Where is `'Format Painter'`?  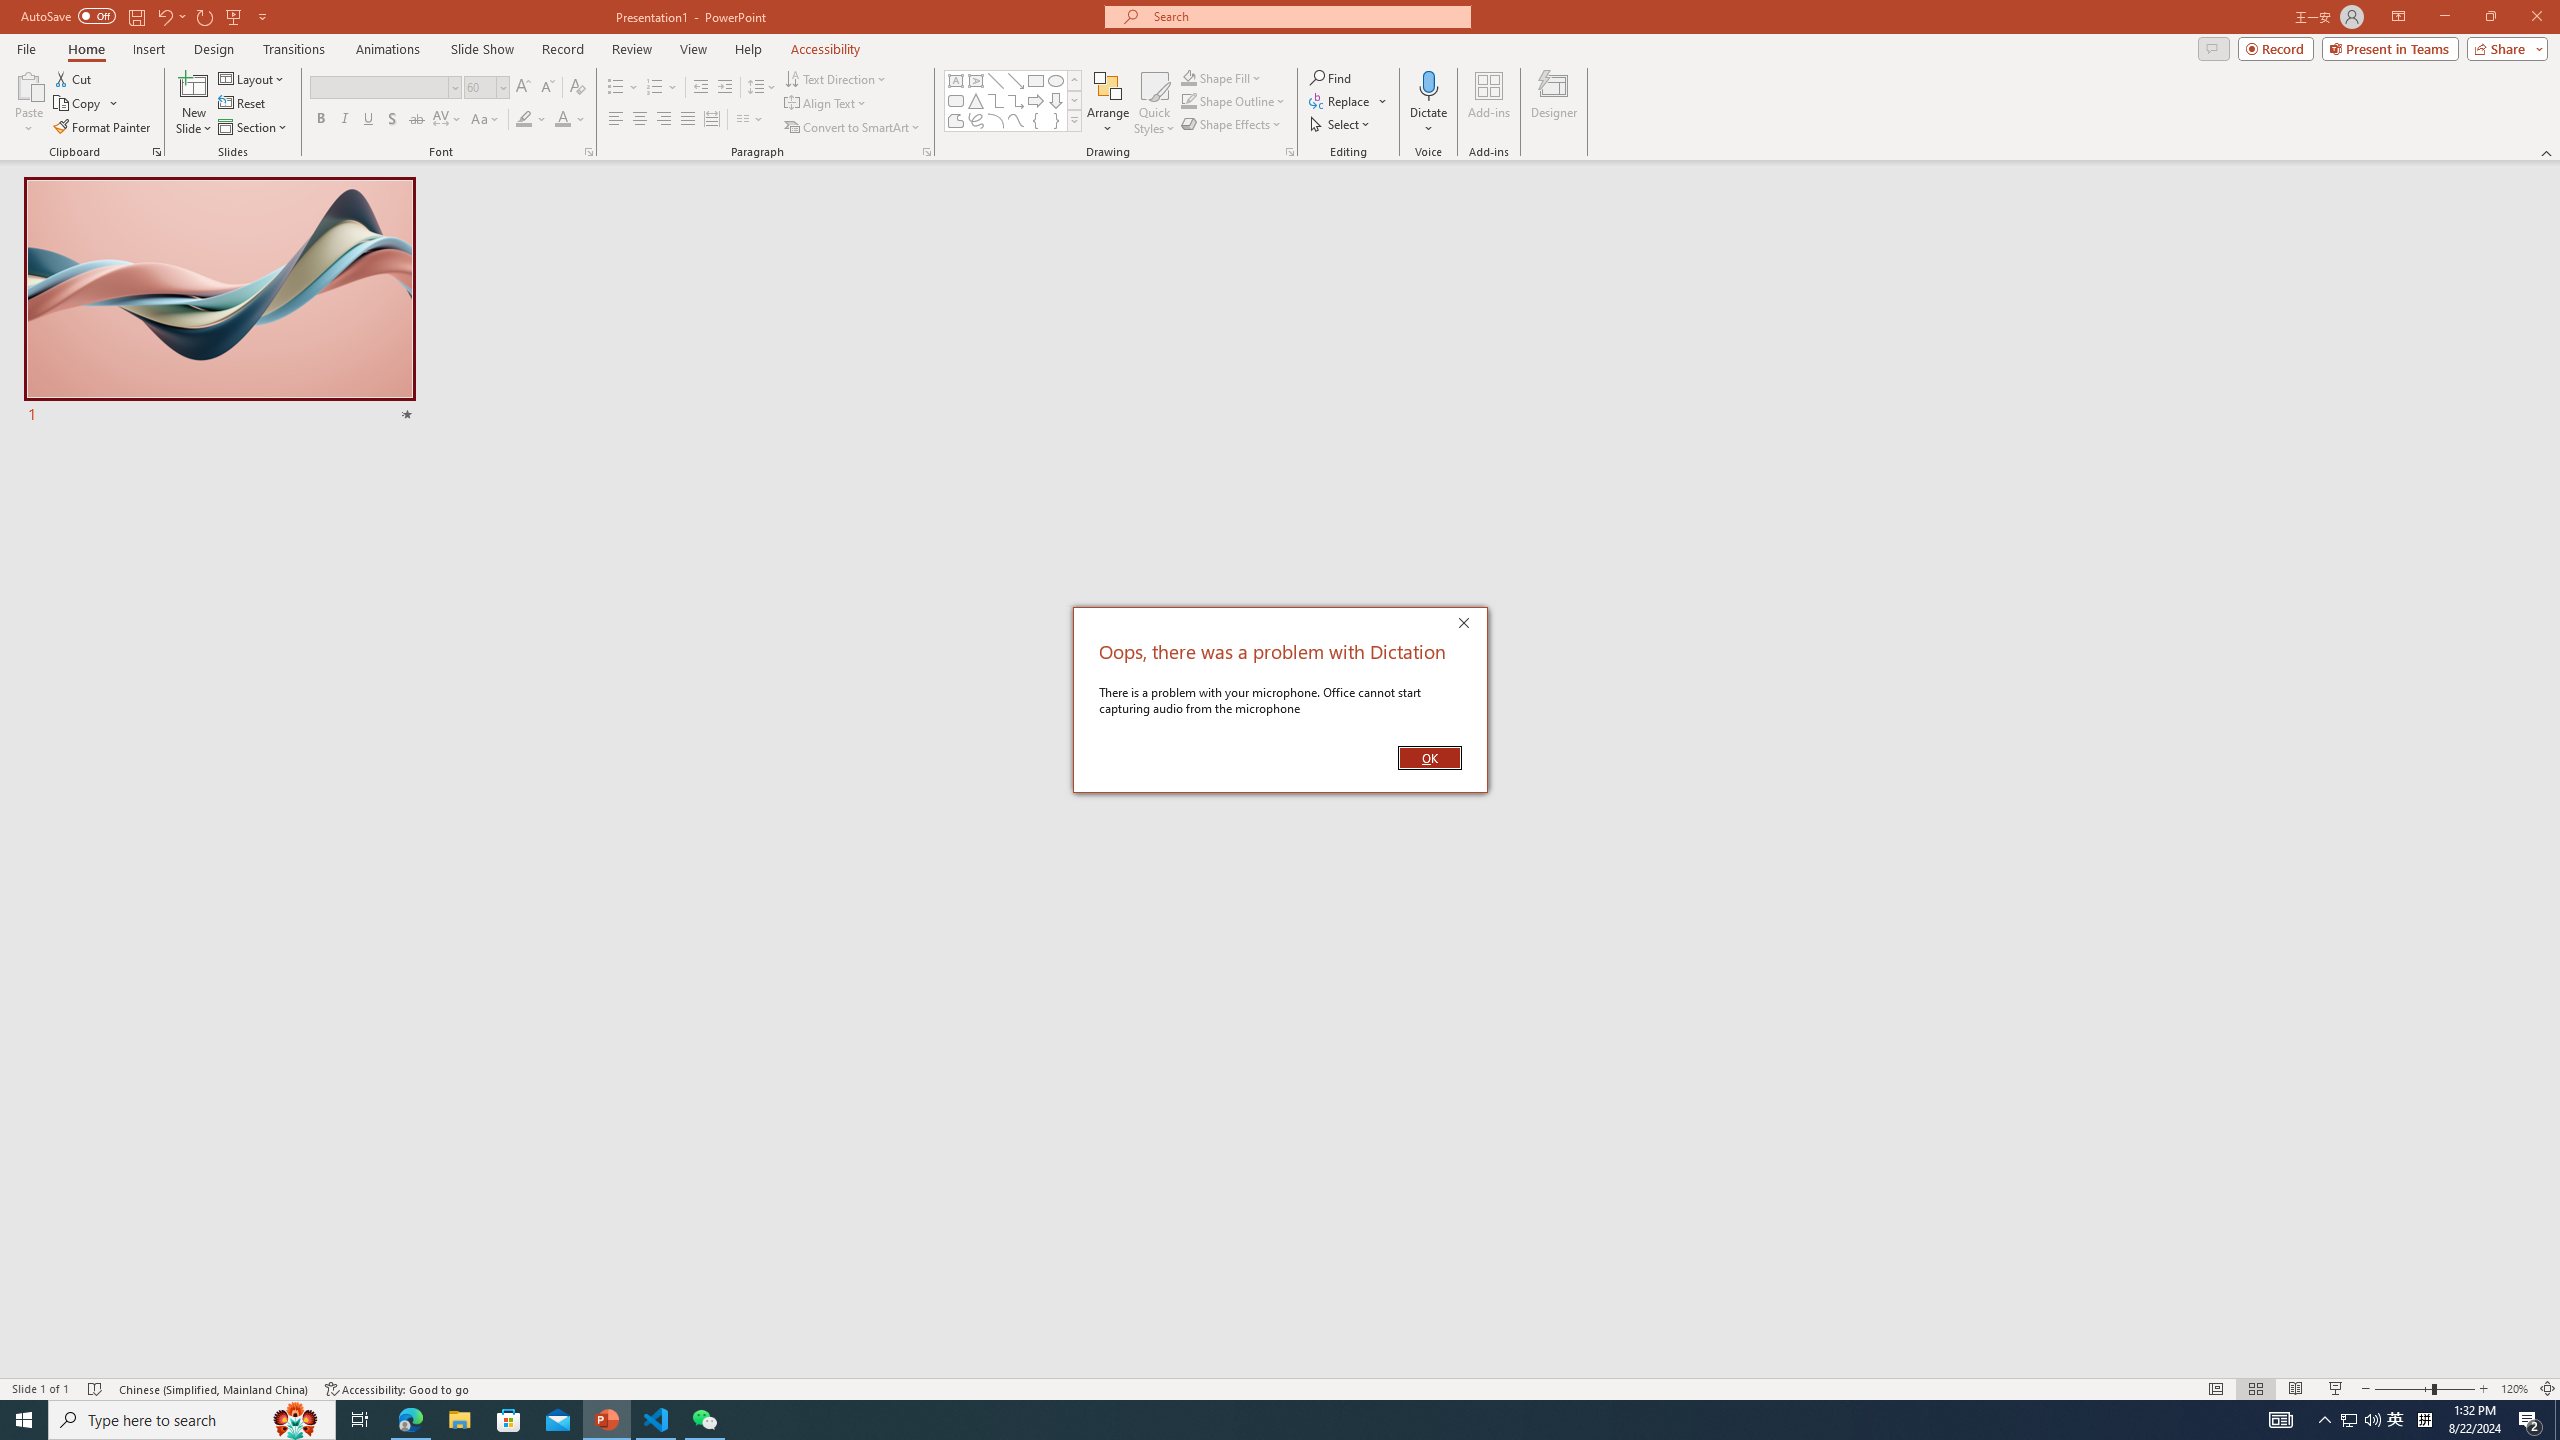
'Format Painter' is located at coordinates (102, 127).